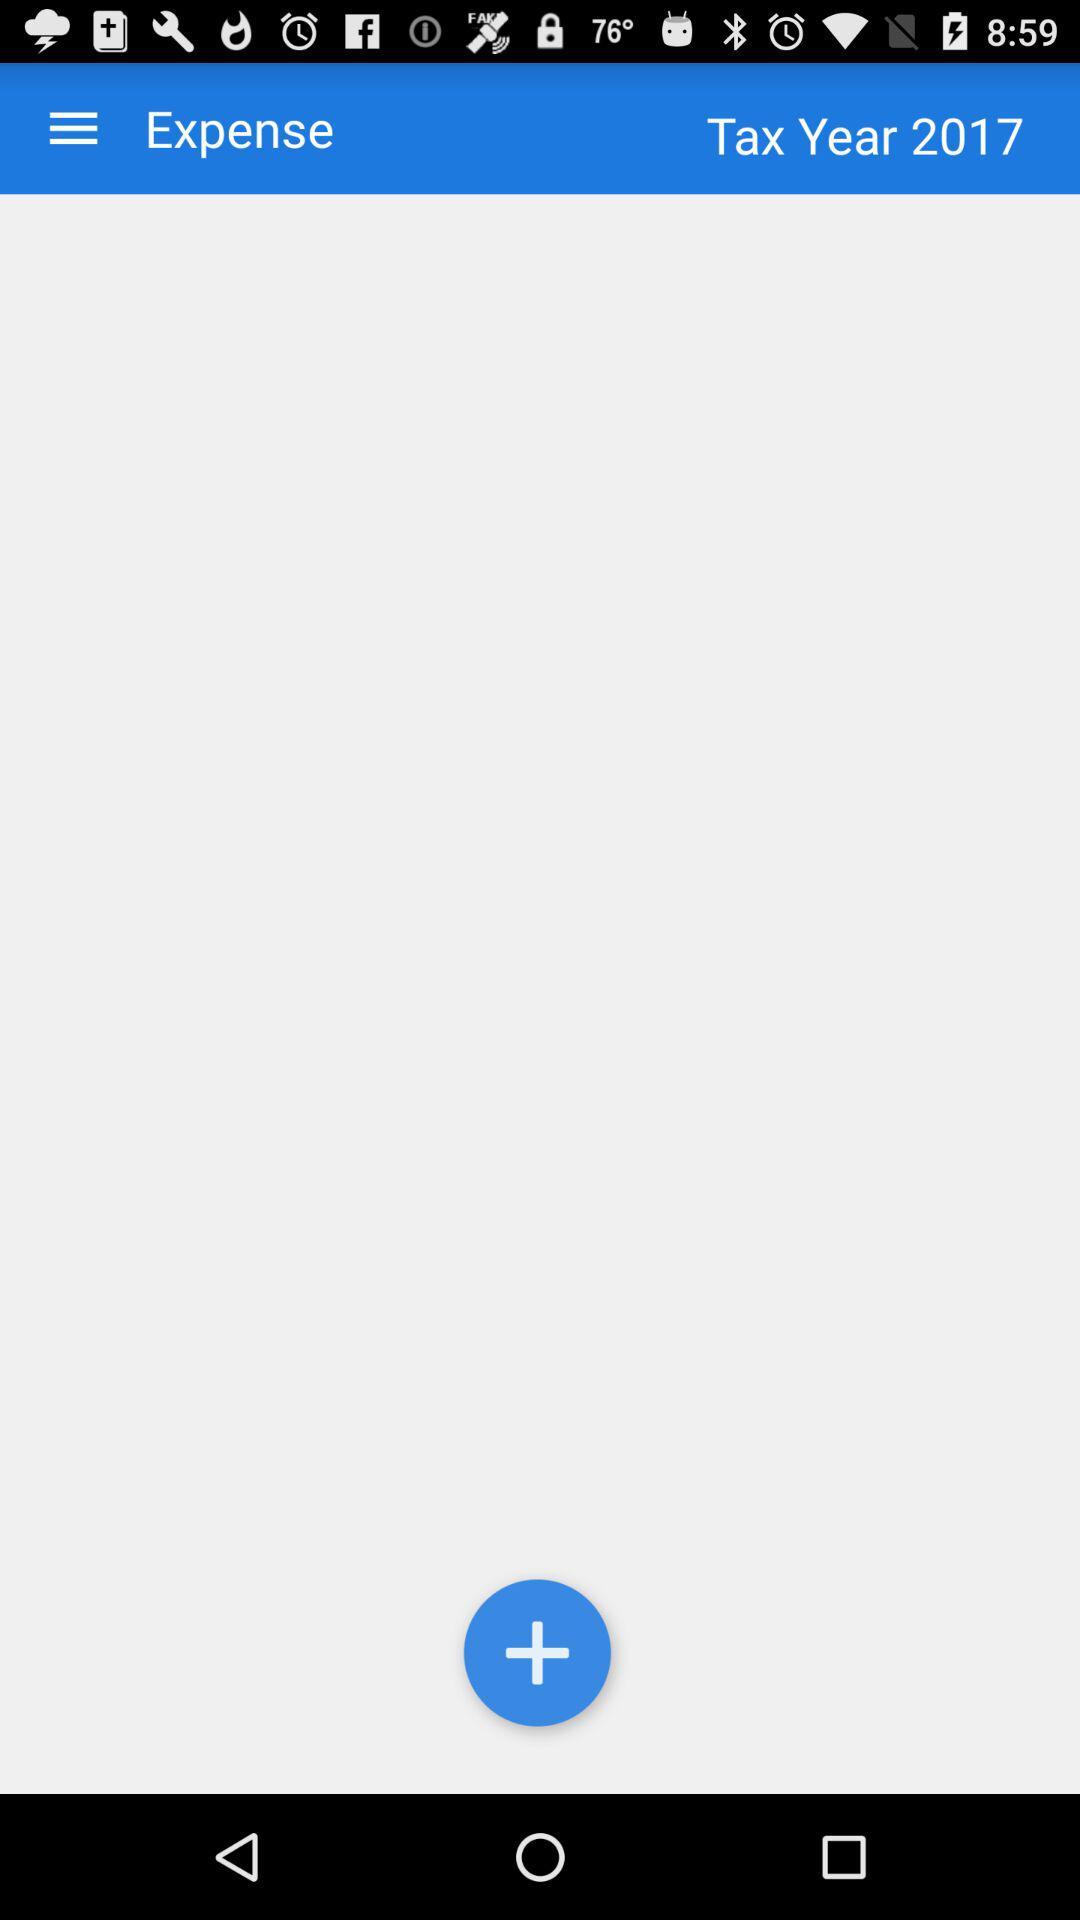 The height and width of the screenshot is (1920, 1080). I want to click on click on add button, so click(540, 1657).